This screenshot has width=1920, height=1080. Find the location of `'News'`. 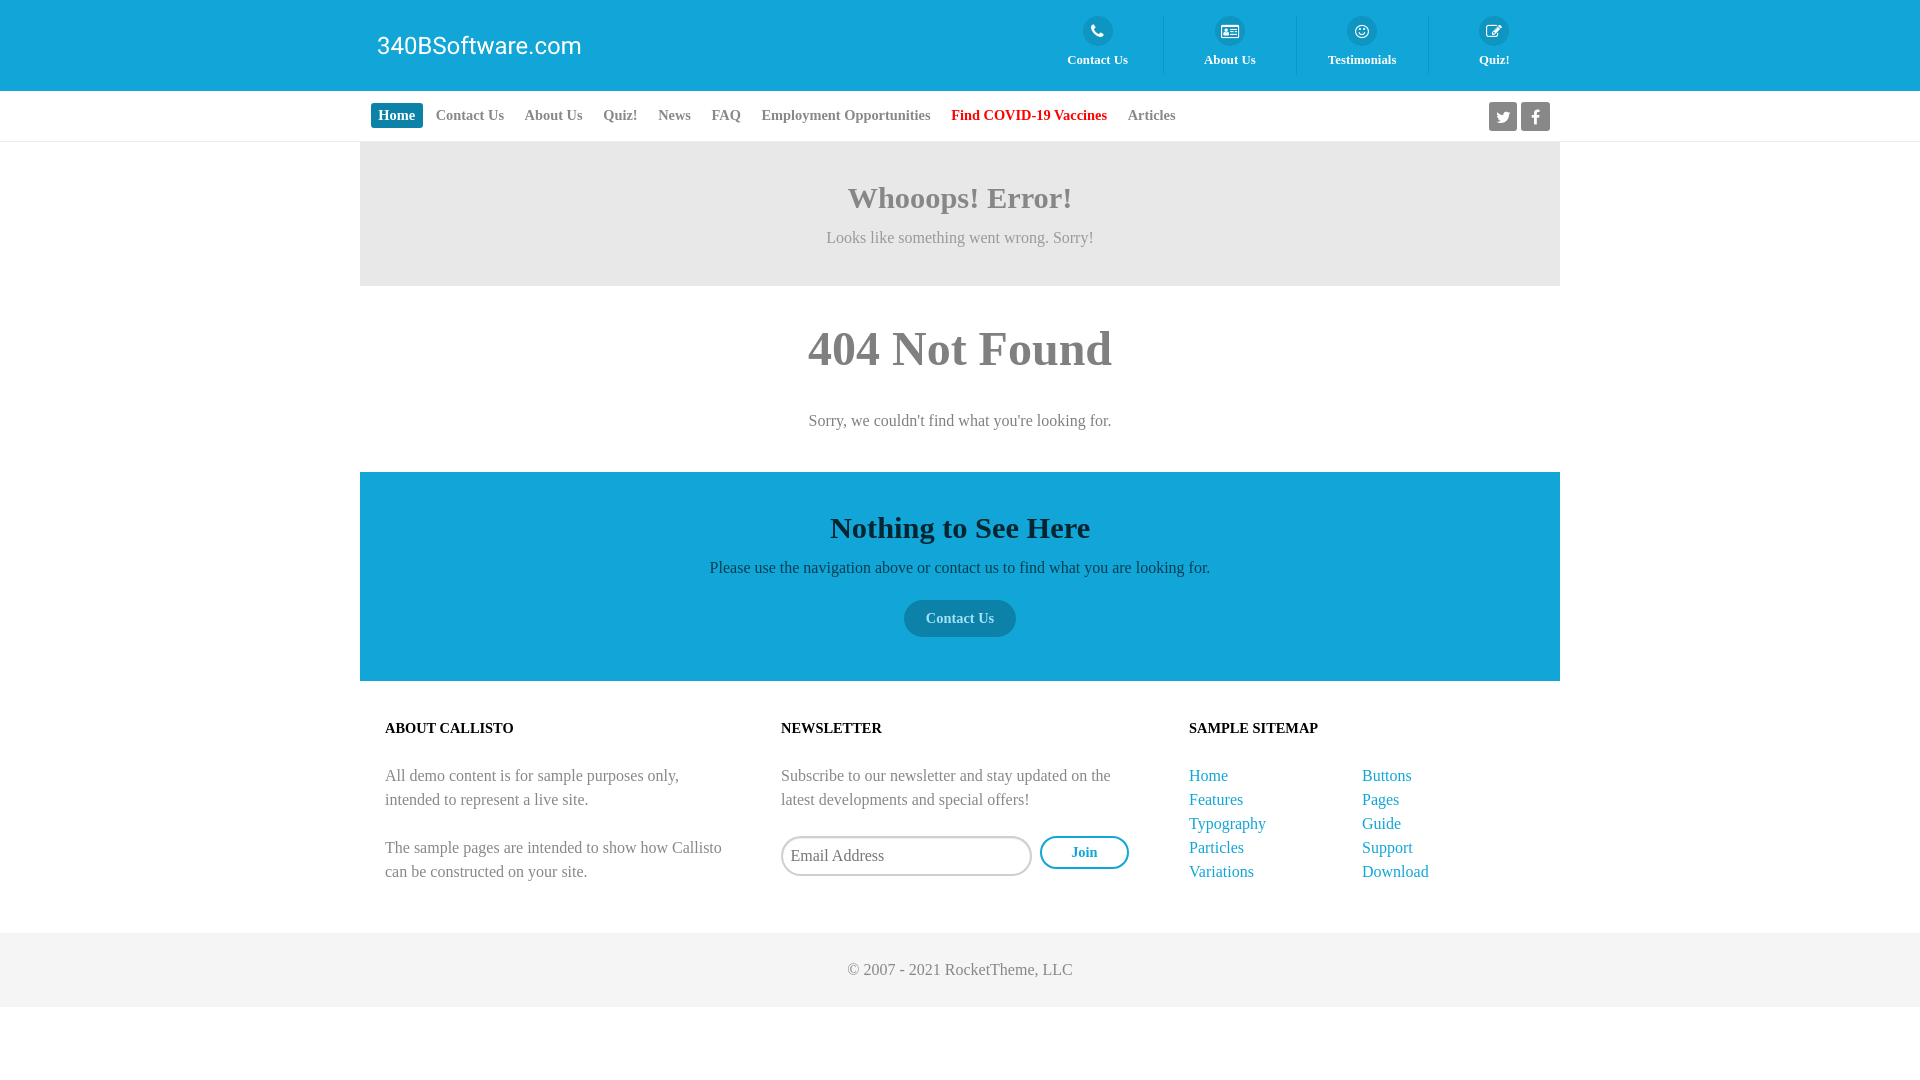

'News' is located at coordinates (675, 115).